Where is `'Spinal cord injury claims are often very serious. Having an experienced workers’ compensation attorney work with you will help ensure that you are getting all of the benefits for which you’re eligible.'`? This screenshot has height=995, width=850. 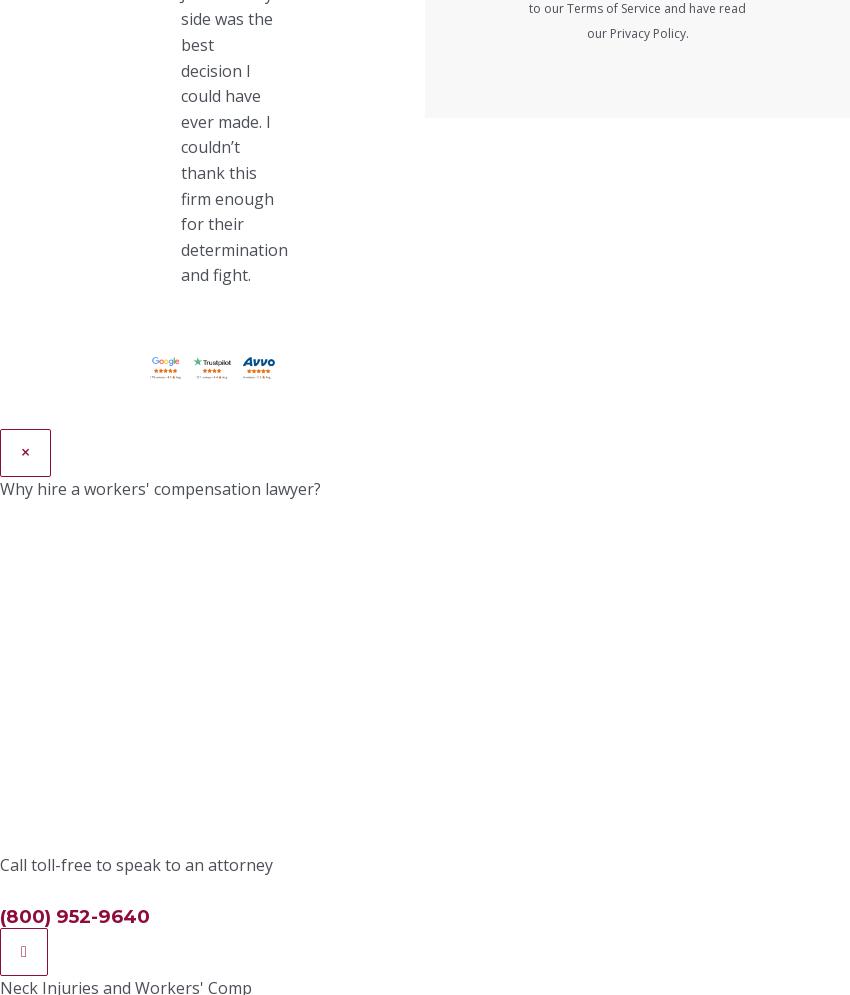
'Spinal cord injury claims are often very serious. Having an experienced workers’ compensation attorney work with you will help ensure that you are getting all of the benefits for which you’re eligible.' is located at coordinates (296, 769).